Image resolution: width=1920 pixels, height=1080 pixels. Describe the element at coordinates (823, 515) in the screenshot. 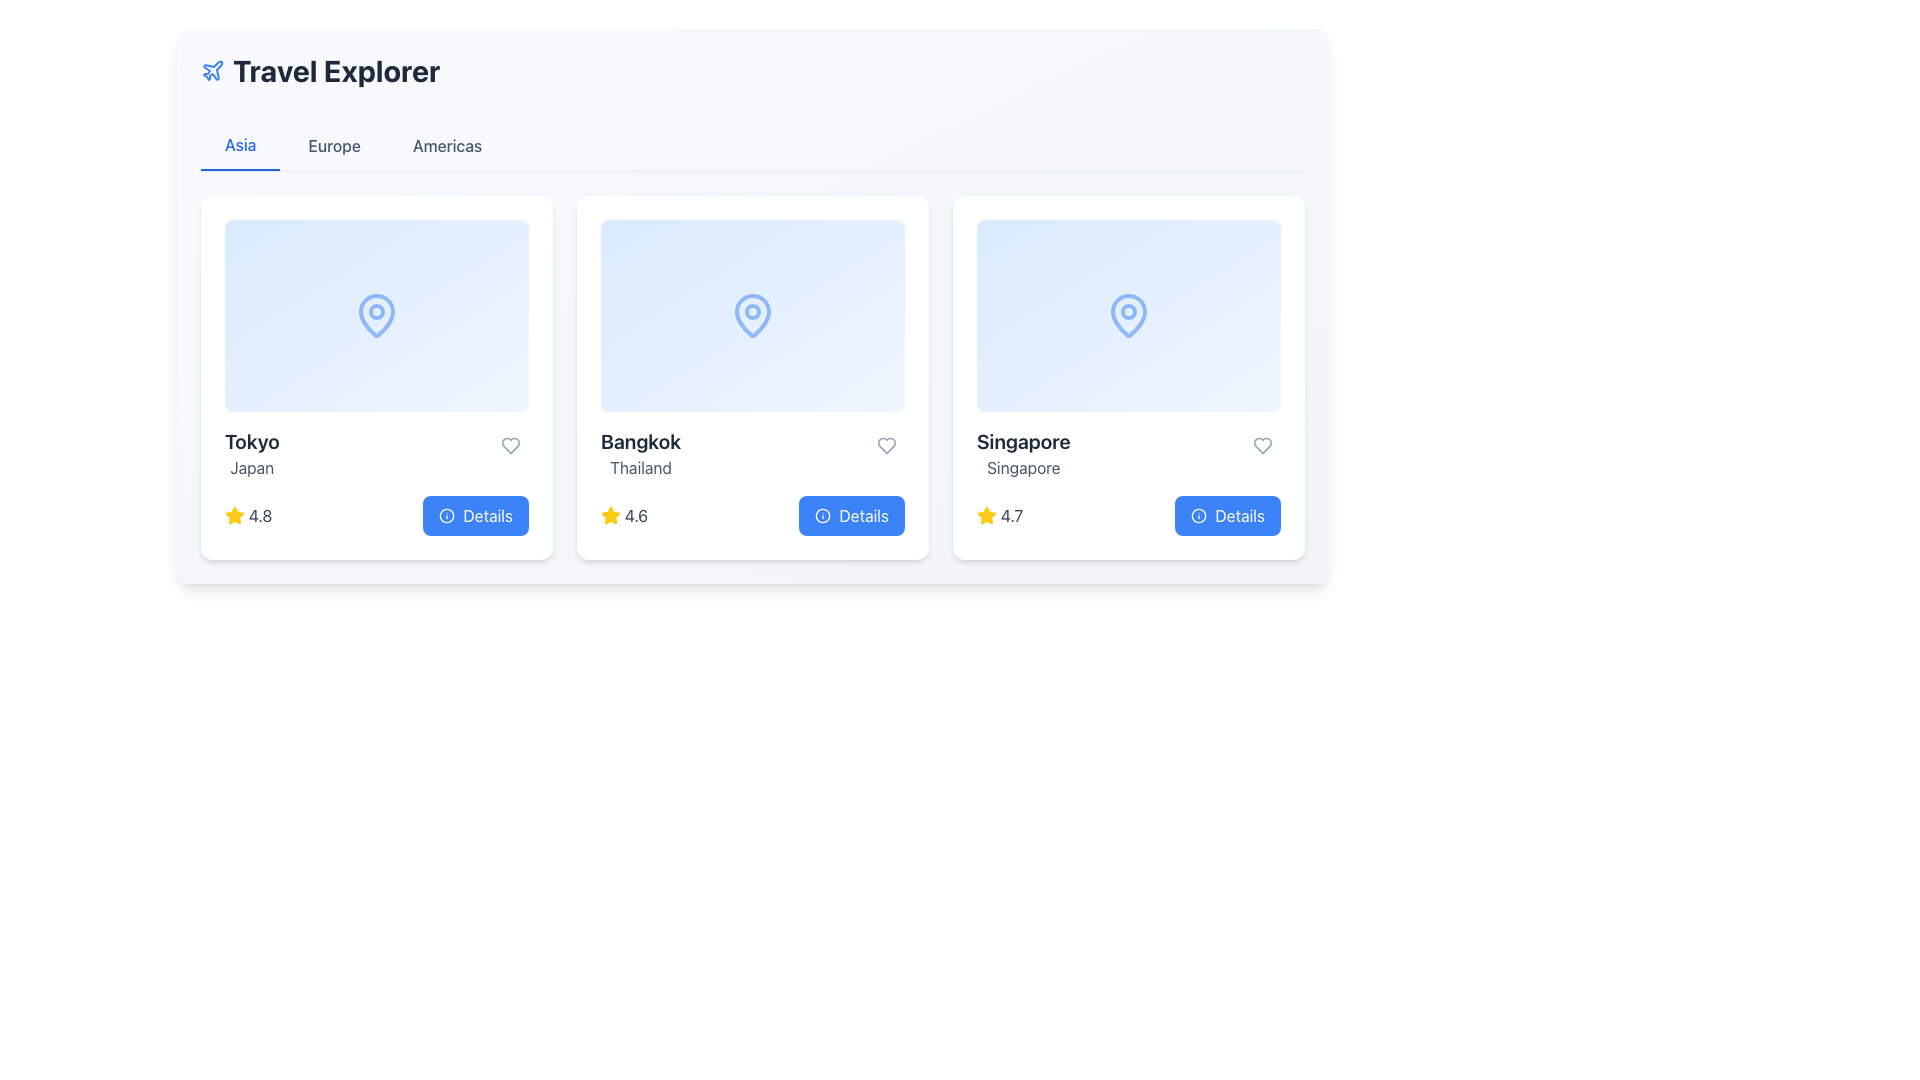

I see `the circular icon within the SVG info icon located at the bottom-right corner of the 'Bangkok' card, adjacent to the 'Details' button` at that location.